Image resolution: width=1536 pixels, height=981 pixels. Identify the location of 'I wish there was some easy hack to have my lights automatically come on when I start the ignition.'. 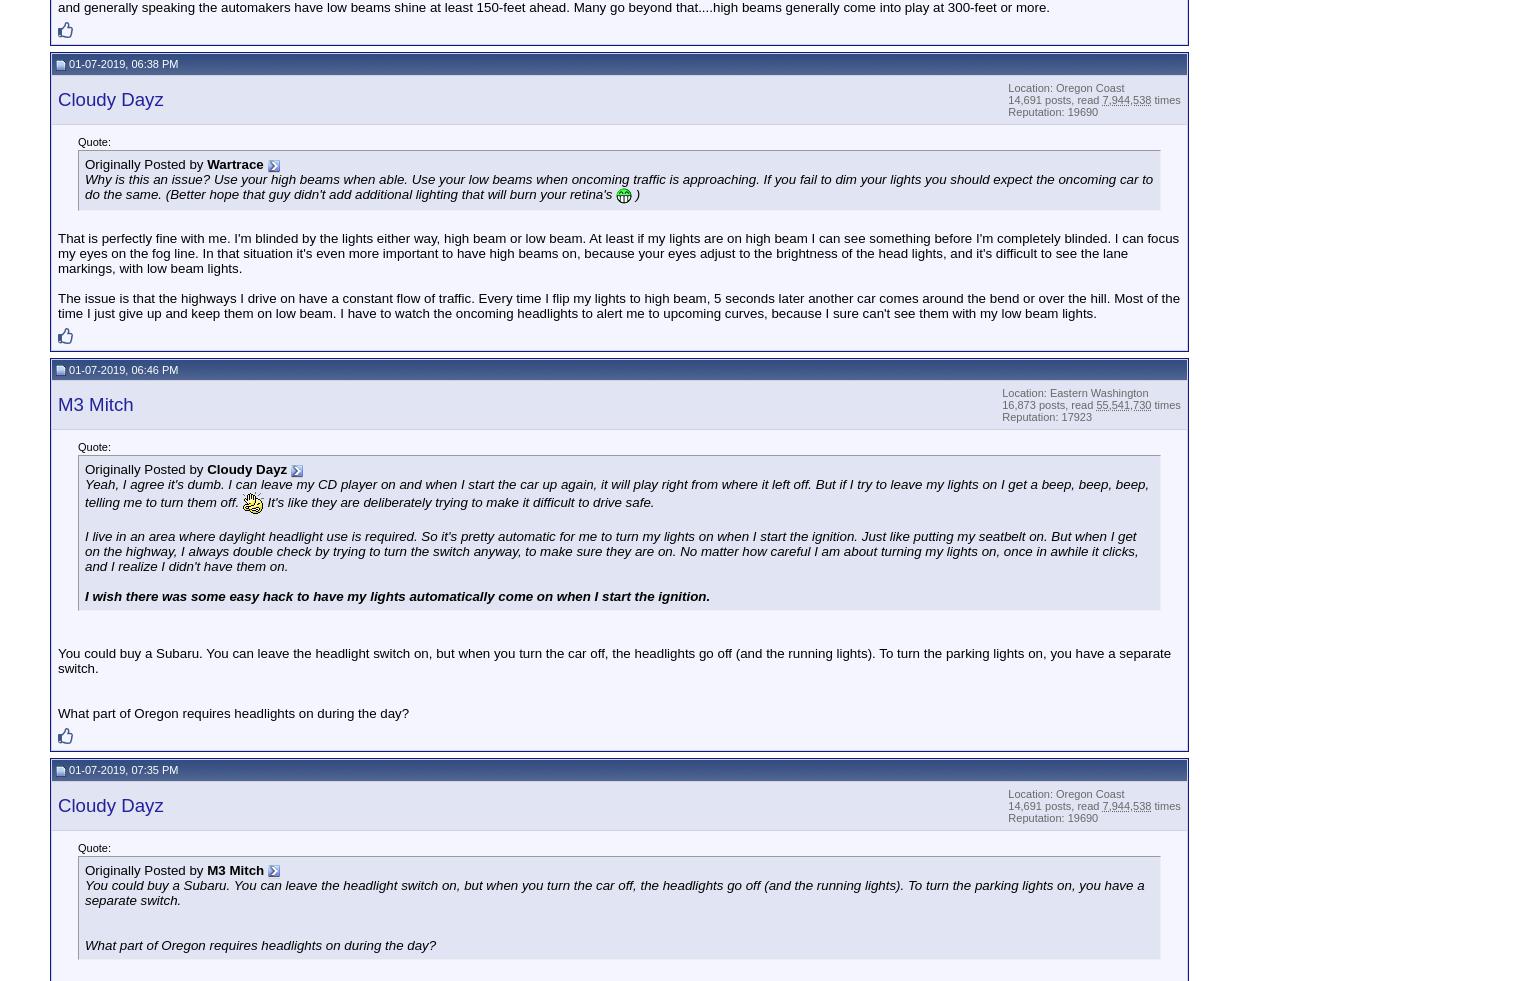
(397, 596).